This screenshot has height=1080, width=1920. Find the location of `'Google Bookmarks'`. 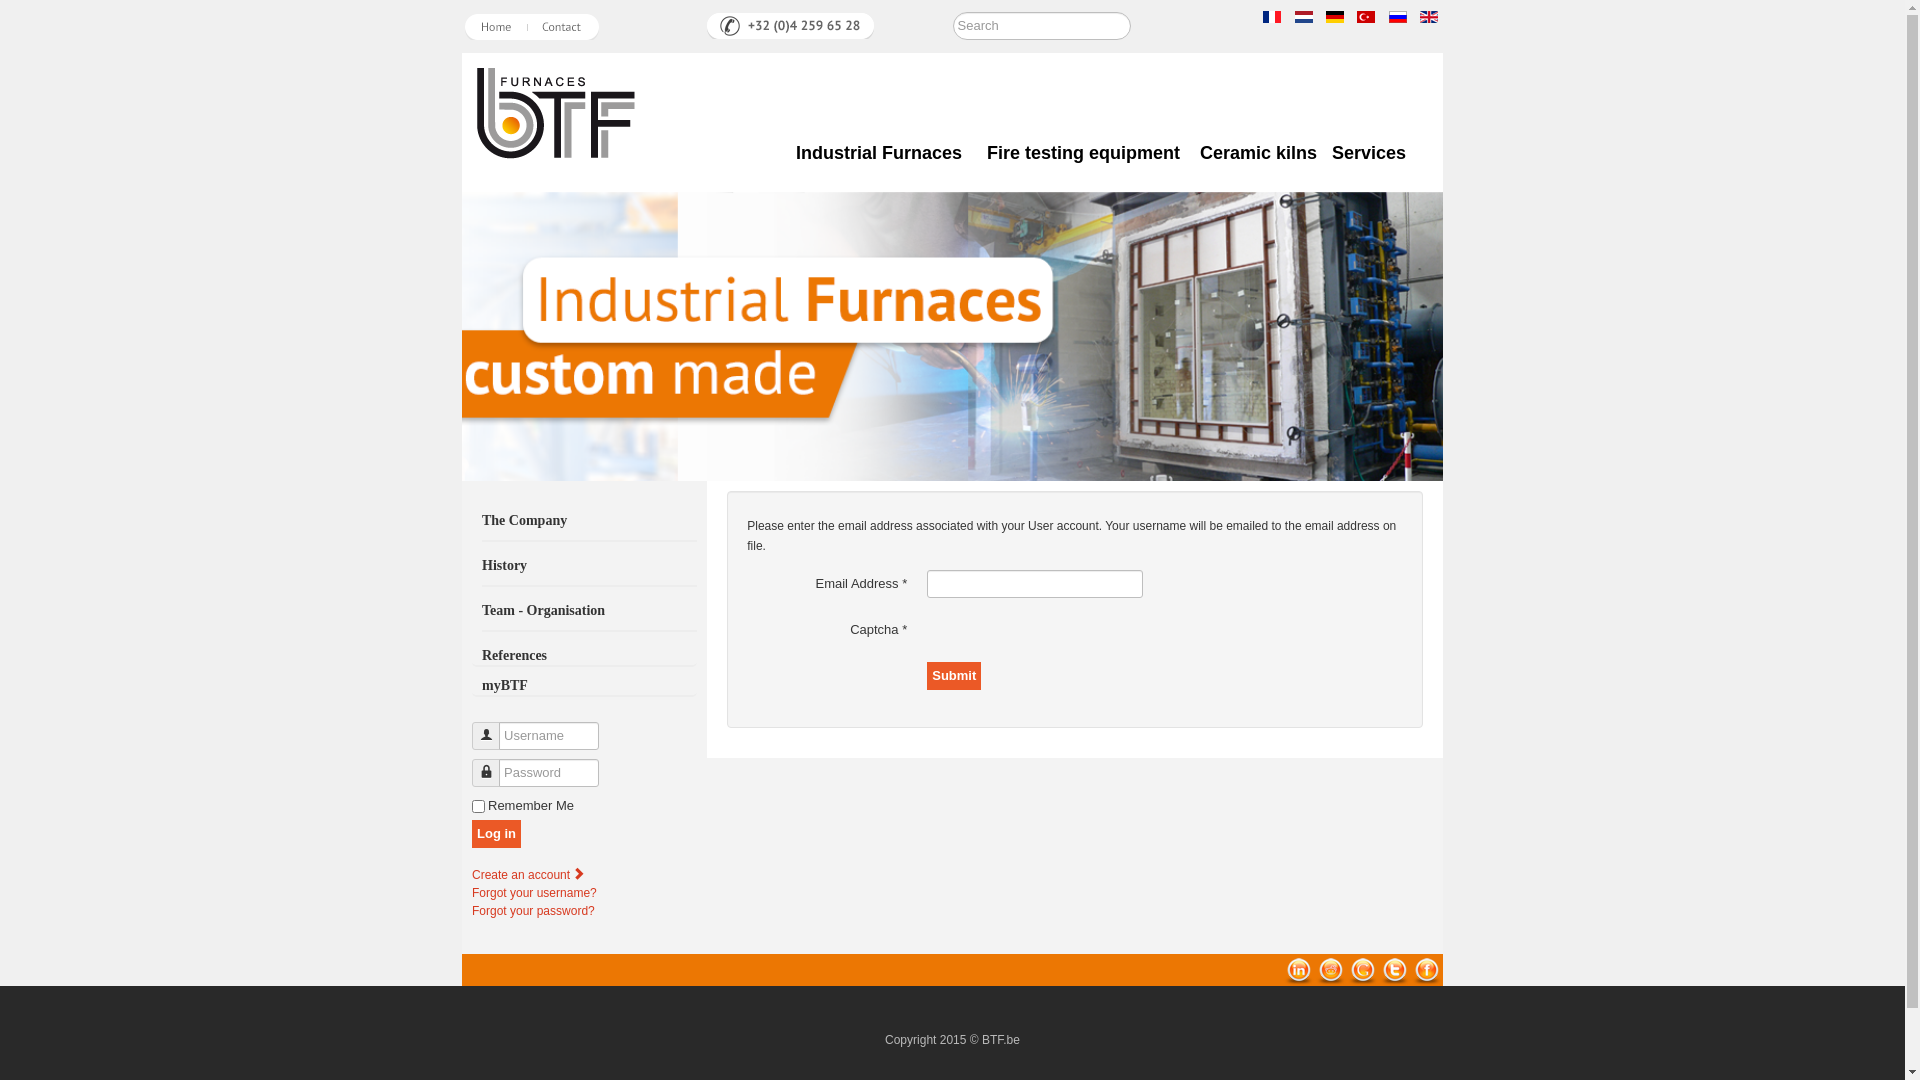

'Google Bookmarks' is located at coordinates (1362, 968).